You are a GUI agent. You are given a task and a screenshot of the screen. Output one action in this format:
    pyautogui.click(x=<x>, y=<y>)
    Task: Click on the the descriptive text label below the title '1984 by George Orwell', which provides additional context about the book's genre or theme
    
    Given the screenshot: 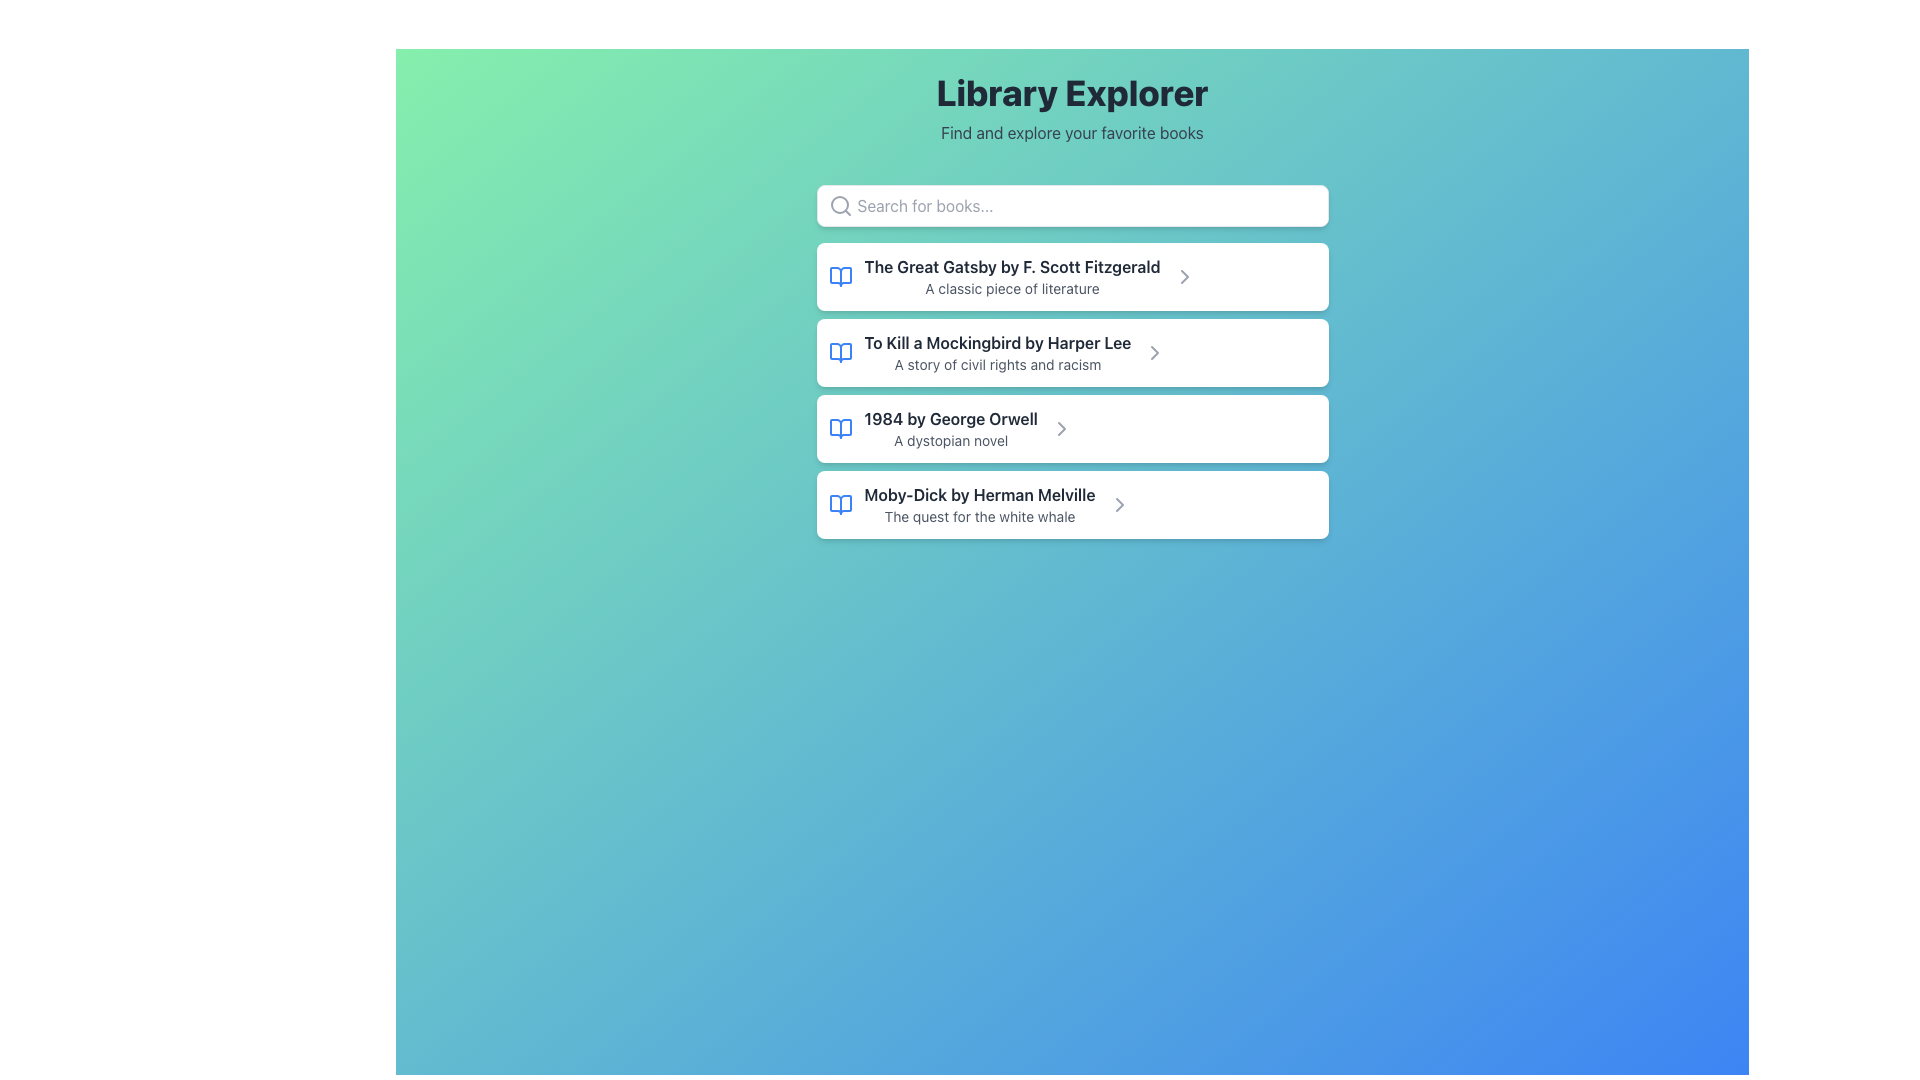 What is the action you would take?
    pyautogui.click(x=950, y=439)
    